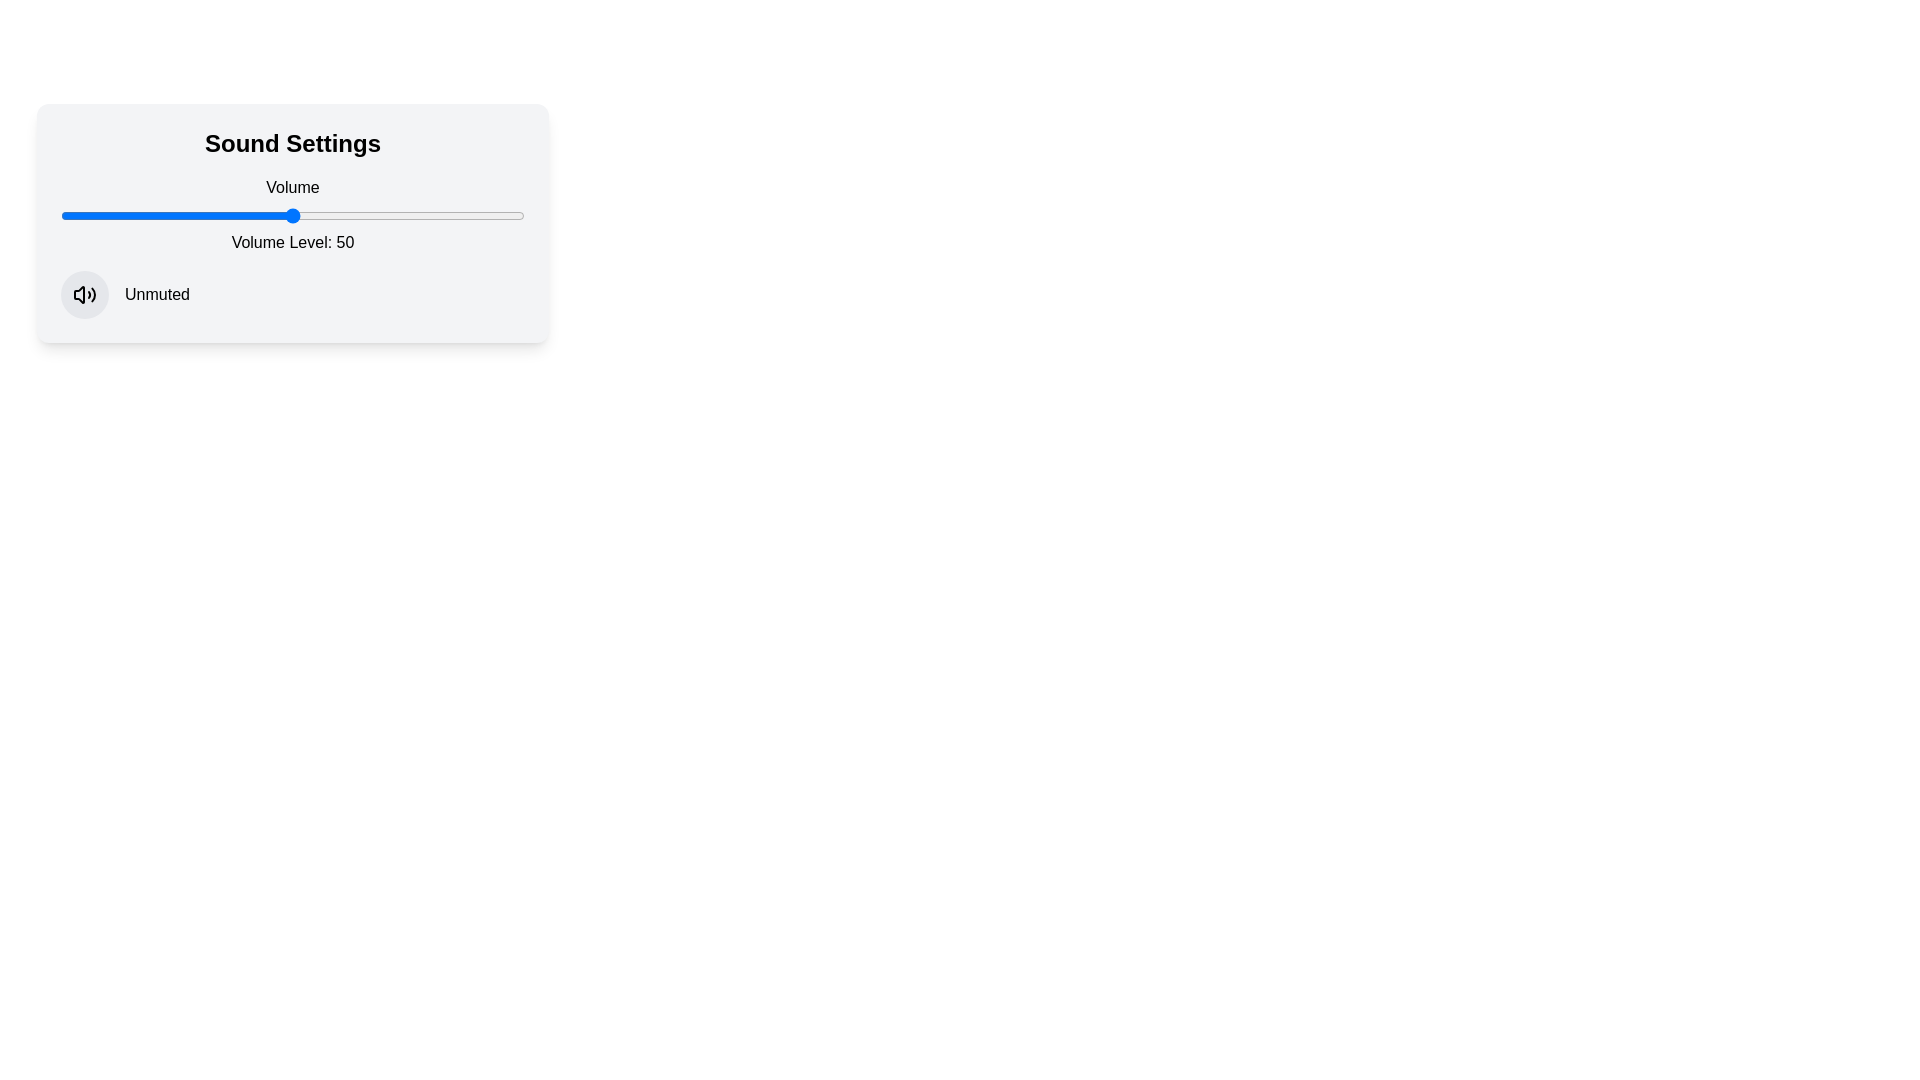  I want to click on the volume, so click(407, 216).